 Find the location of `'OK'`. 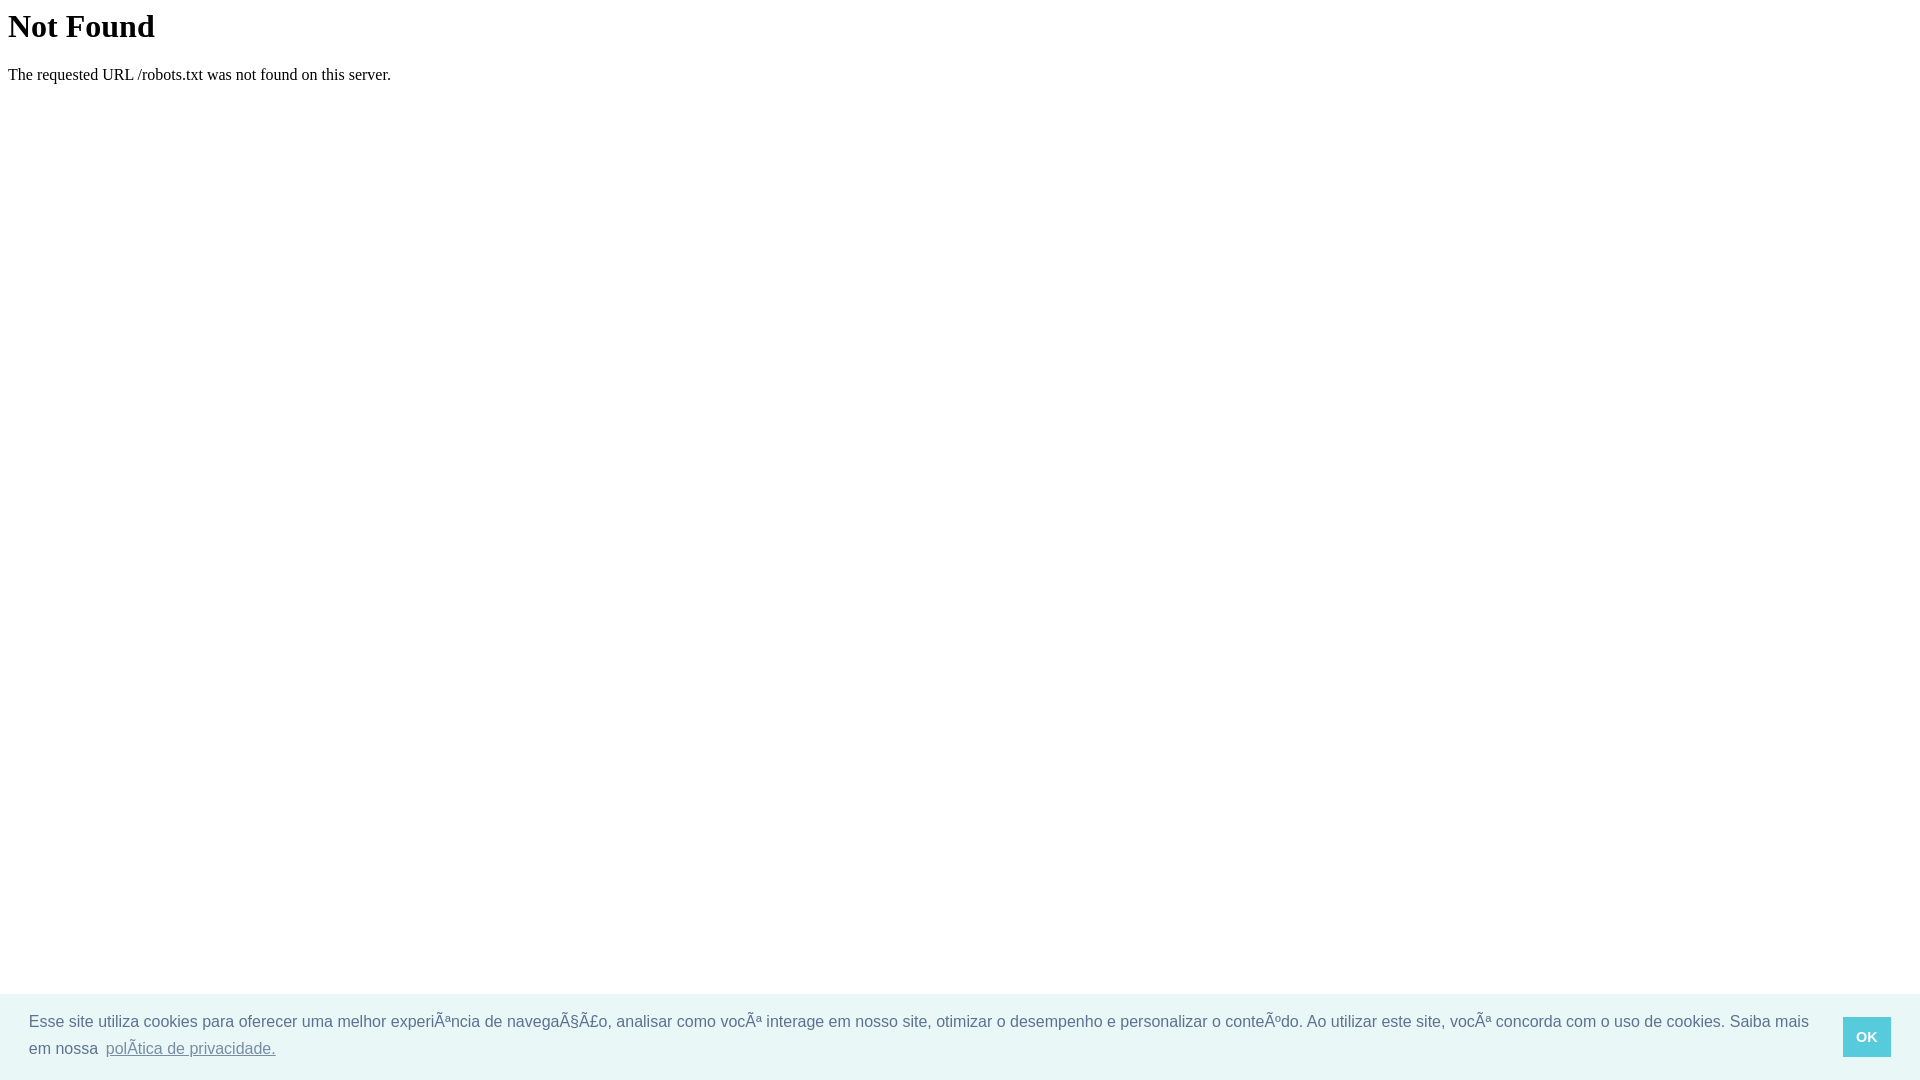

'OK' is located at coordinates (1842, 1036).